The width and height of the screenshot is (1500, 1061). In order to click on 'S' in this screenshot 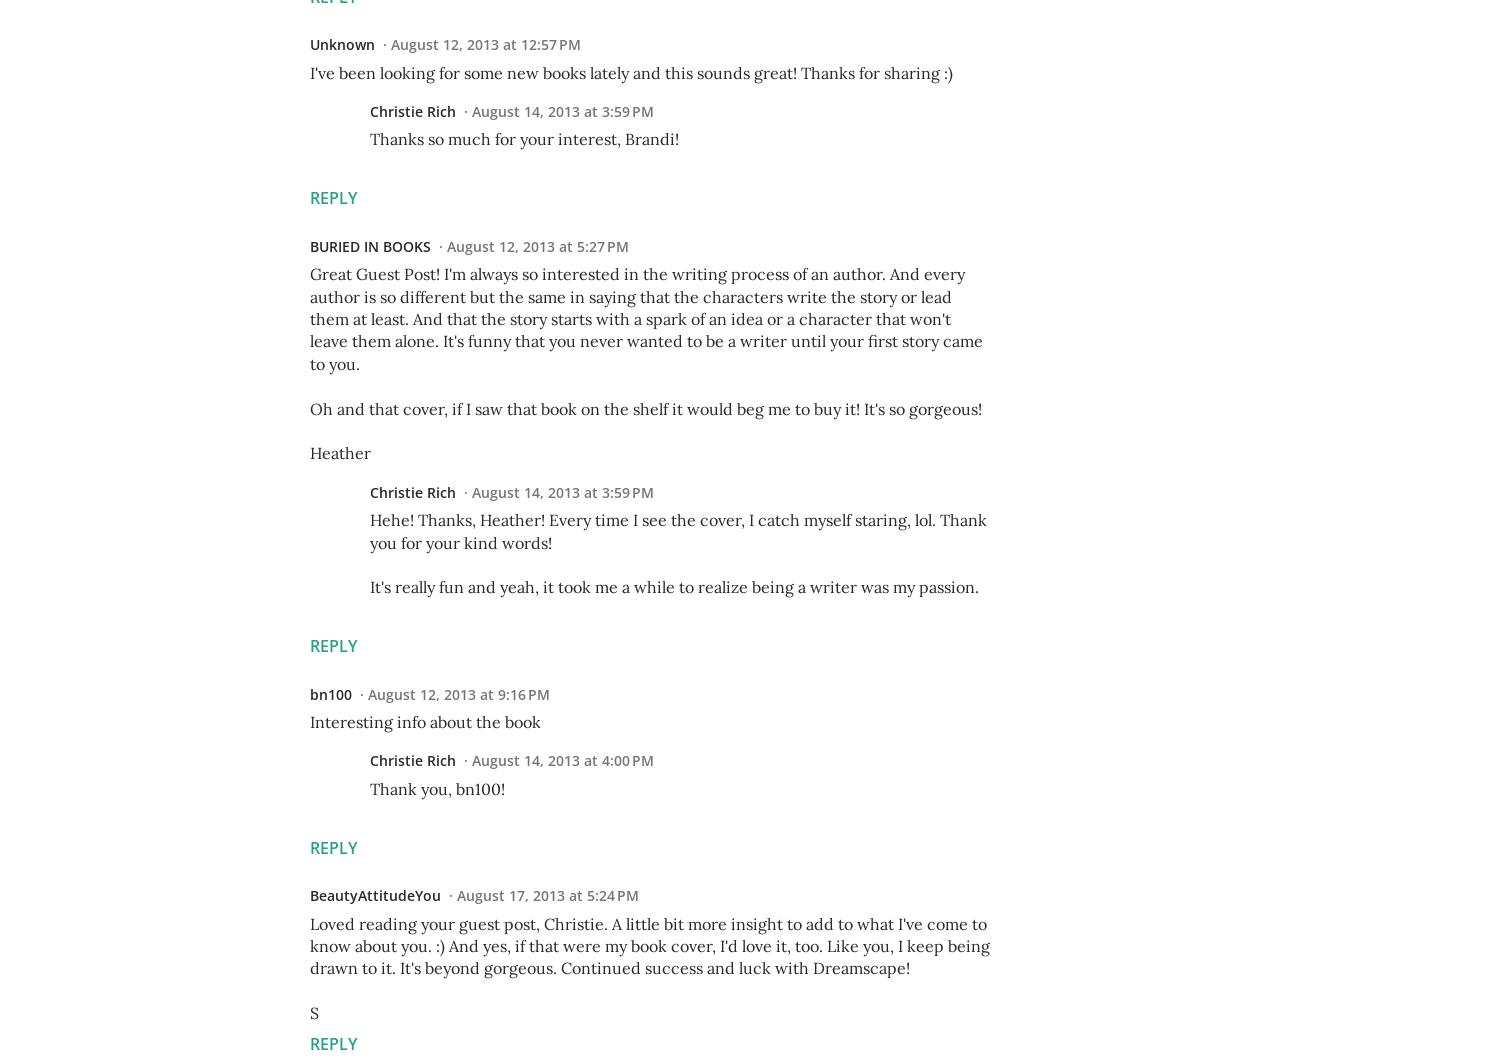, I will do `click(313, 1012)`.